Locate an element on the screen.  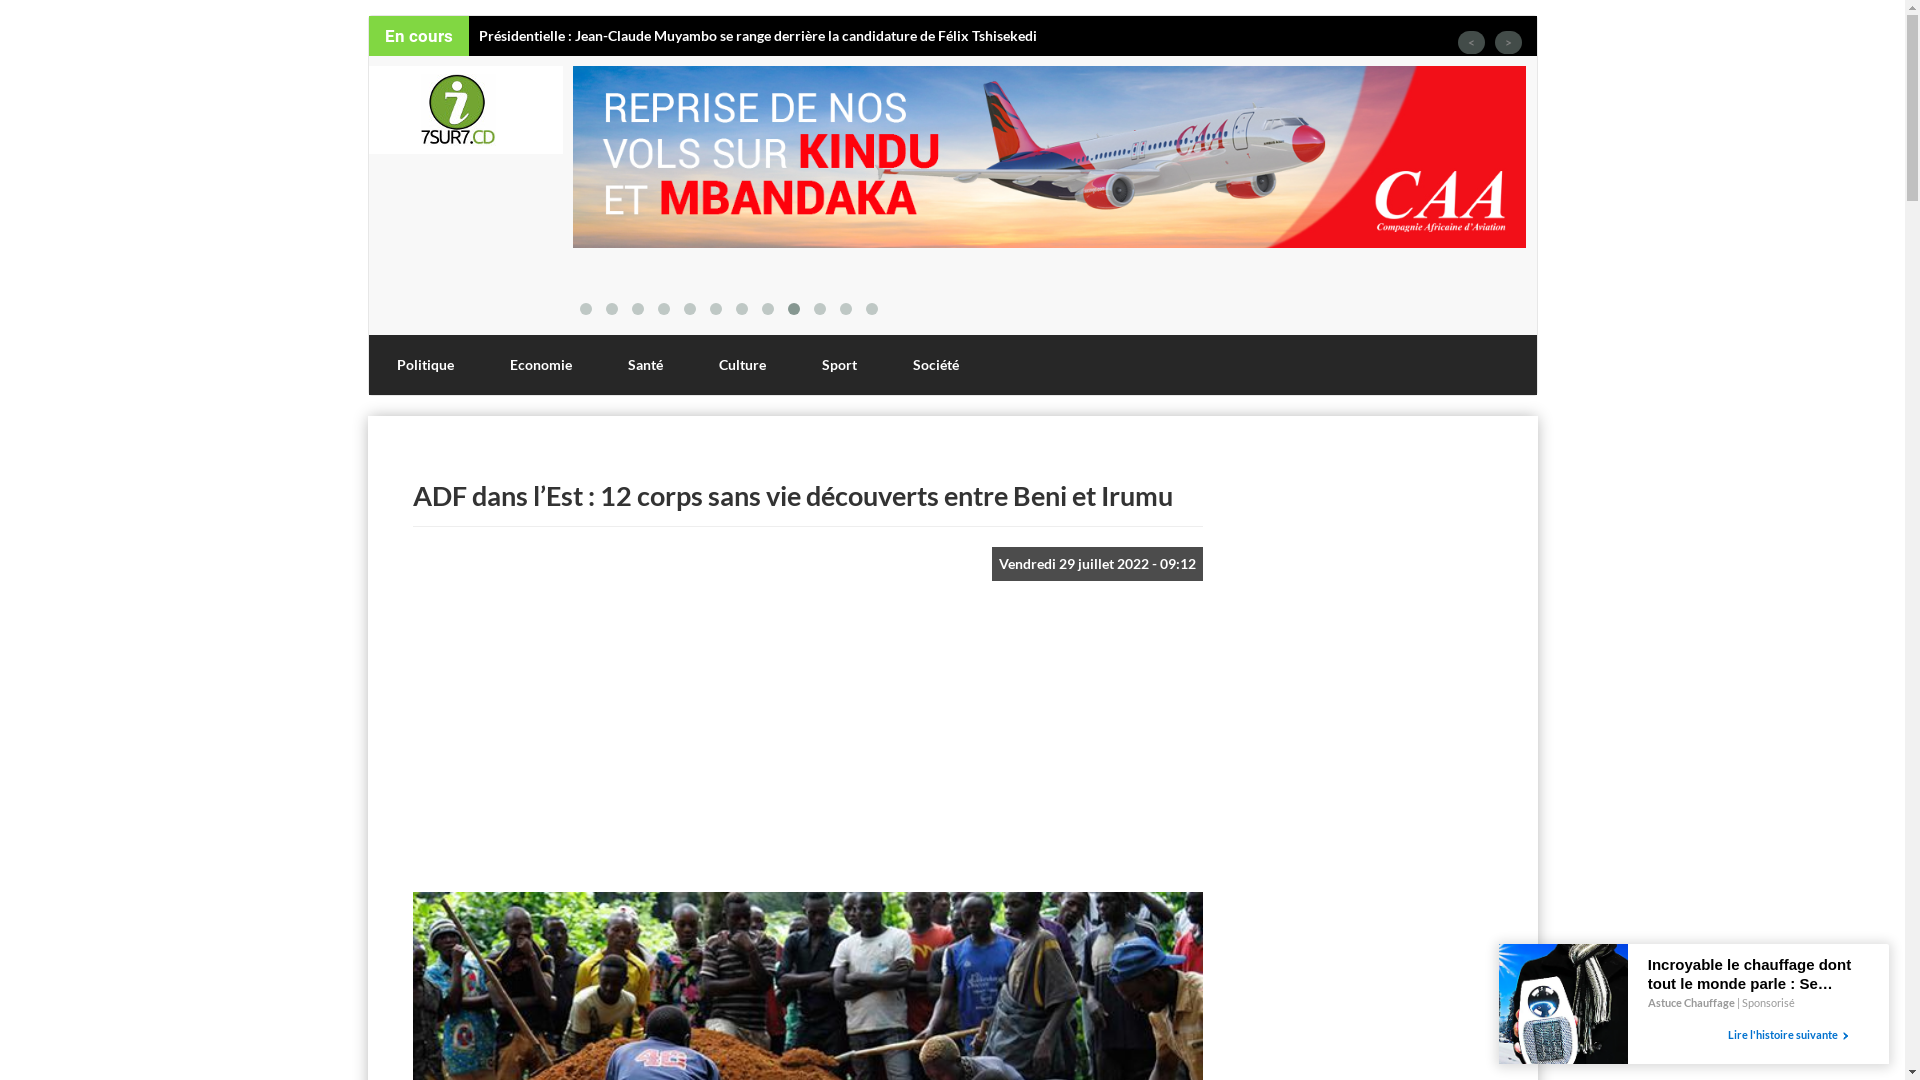
'Accueil' is located at coordinates (464, 110).